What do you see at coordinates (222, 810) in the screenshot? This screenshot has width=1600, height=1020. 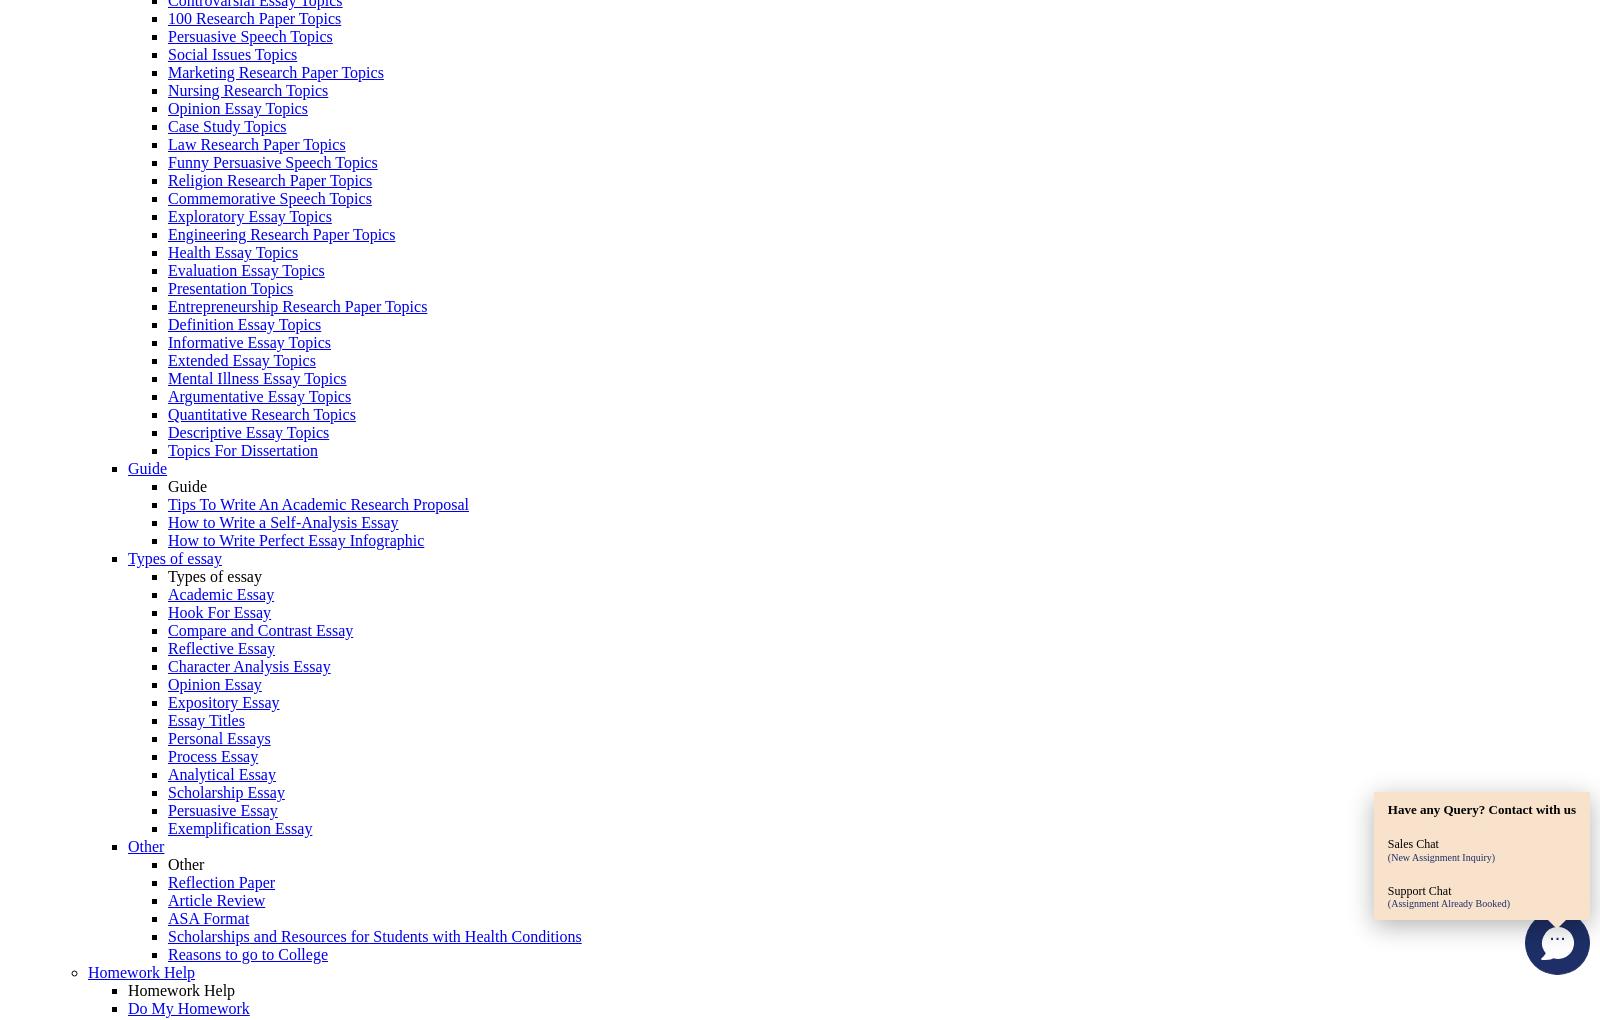 I see `'Persuasive Essay'` at bounding box center [222, 810].